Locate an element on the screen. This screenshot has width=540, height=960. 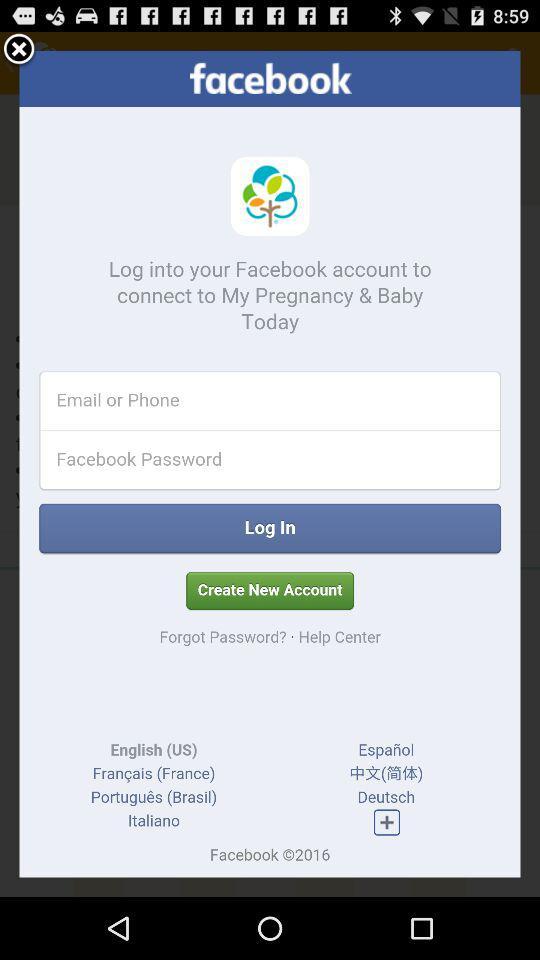
the close icon is located at coordinates (18, 53).